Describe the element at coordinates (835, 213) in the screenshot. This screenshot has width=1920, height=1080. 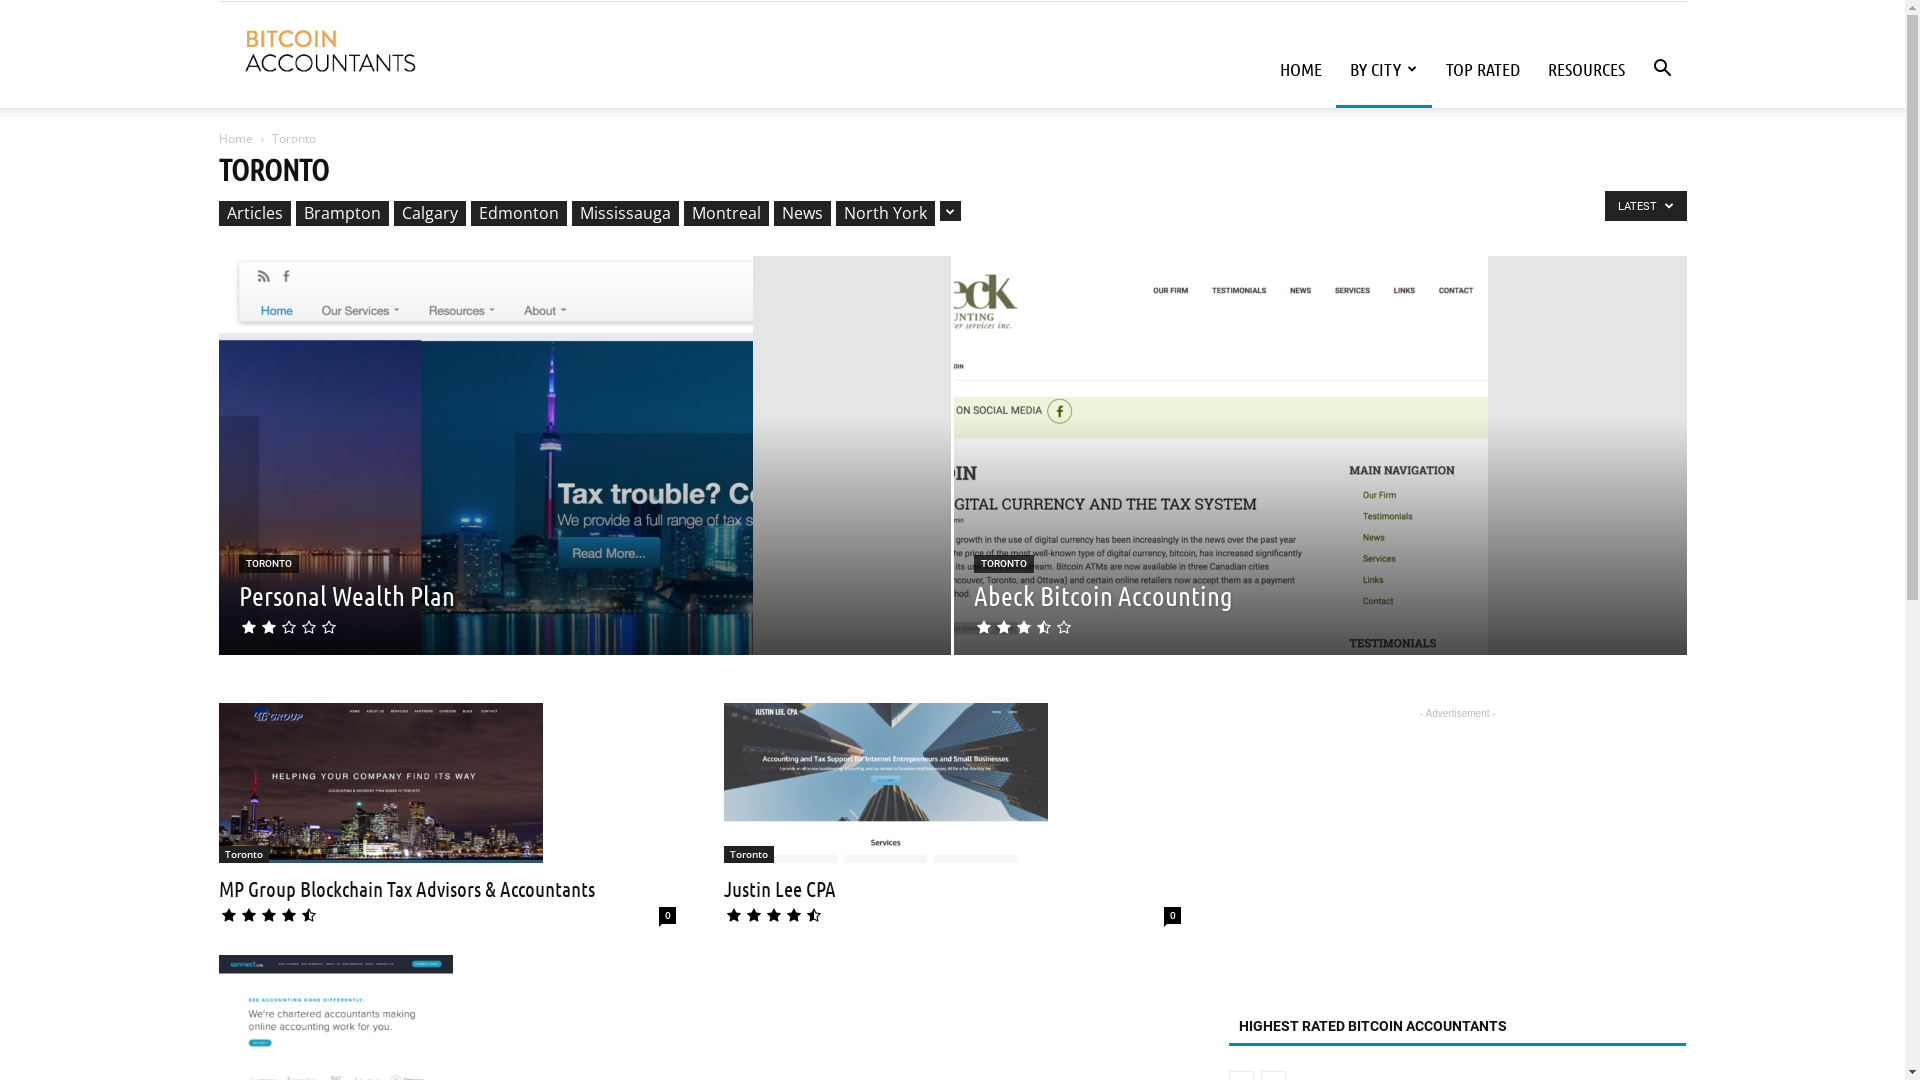
I see `'North York'` at that location.